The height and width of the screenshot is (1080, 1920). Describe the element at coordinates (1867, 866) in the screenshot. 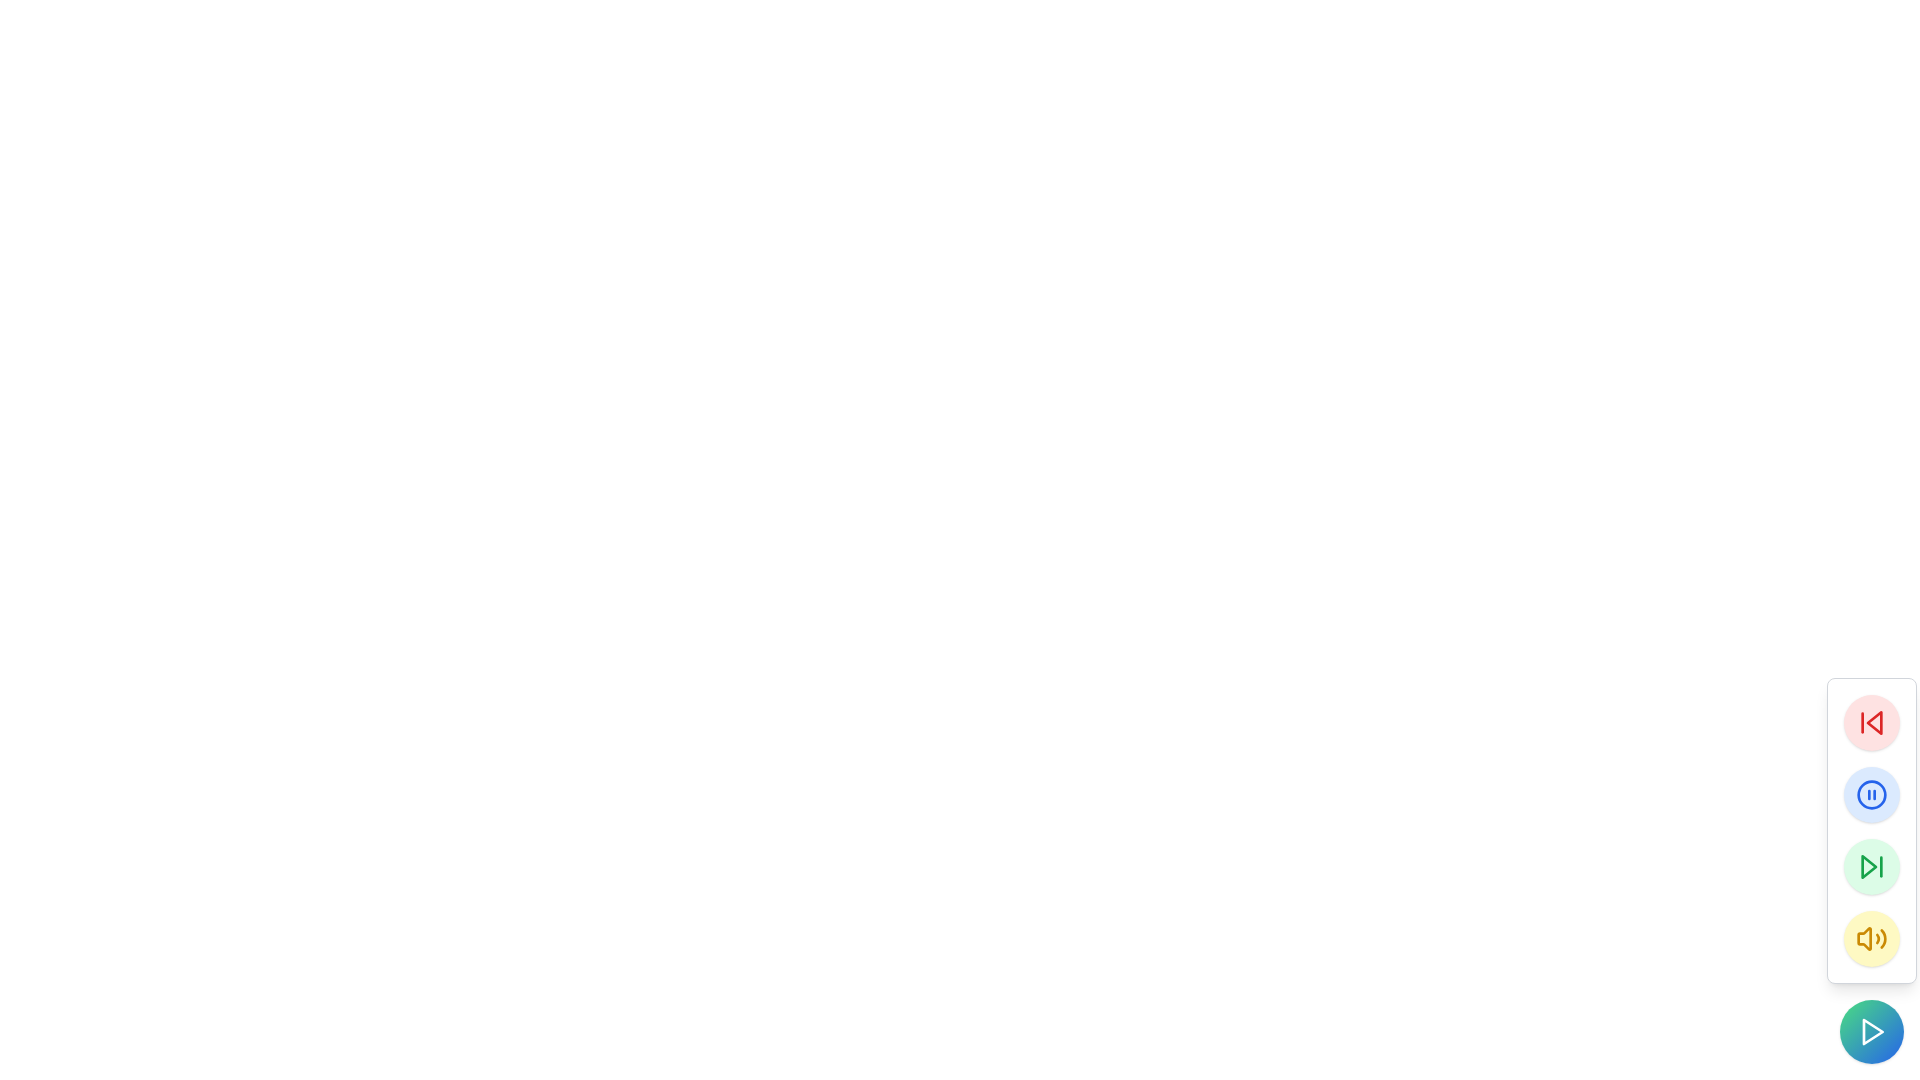

I see `the triangular-shaped Iconic Button, which is the third button from the top in a vertical stack on the right edge of the interface, to skip forward` at that location.